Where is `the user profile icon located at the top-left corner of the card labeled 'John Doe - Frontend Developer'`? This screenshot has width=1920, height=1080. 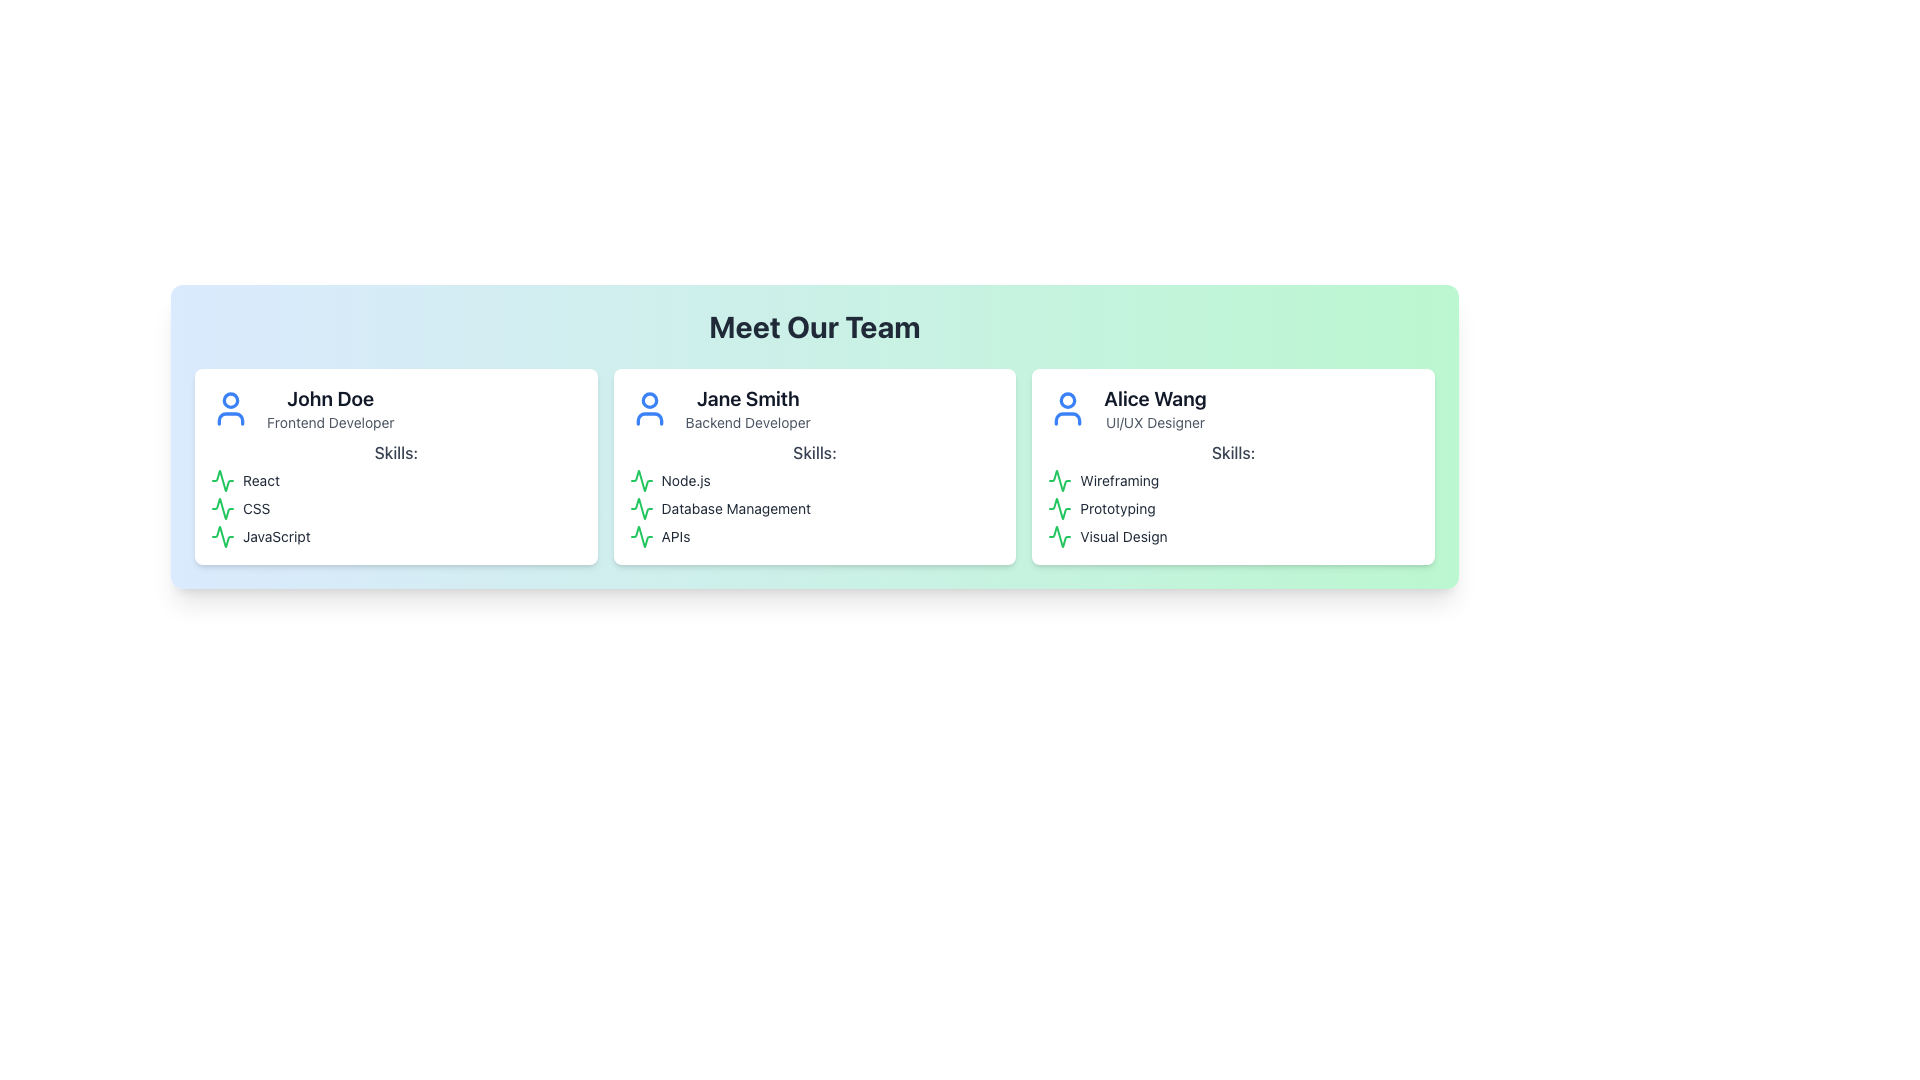
the user profile icon located at the top-left corner of the card labeled 'John Doe - Frontend Developer' is located at coordinates (230, 407).